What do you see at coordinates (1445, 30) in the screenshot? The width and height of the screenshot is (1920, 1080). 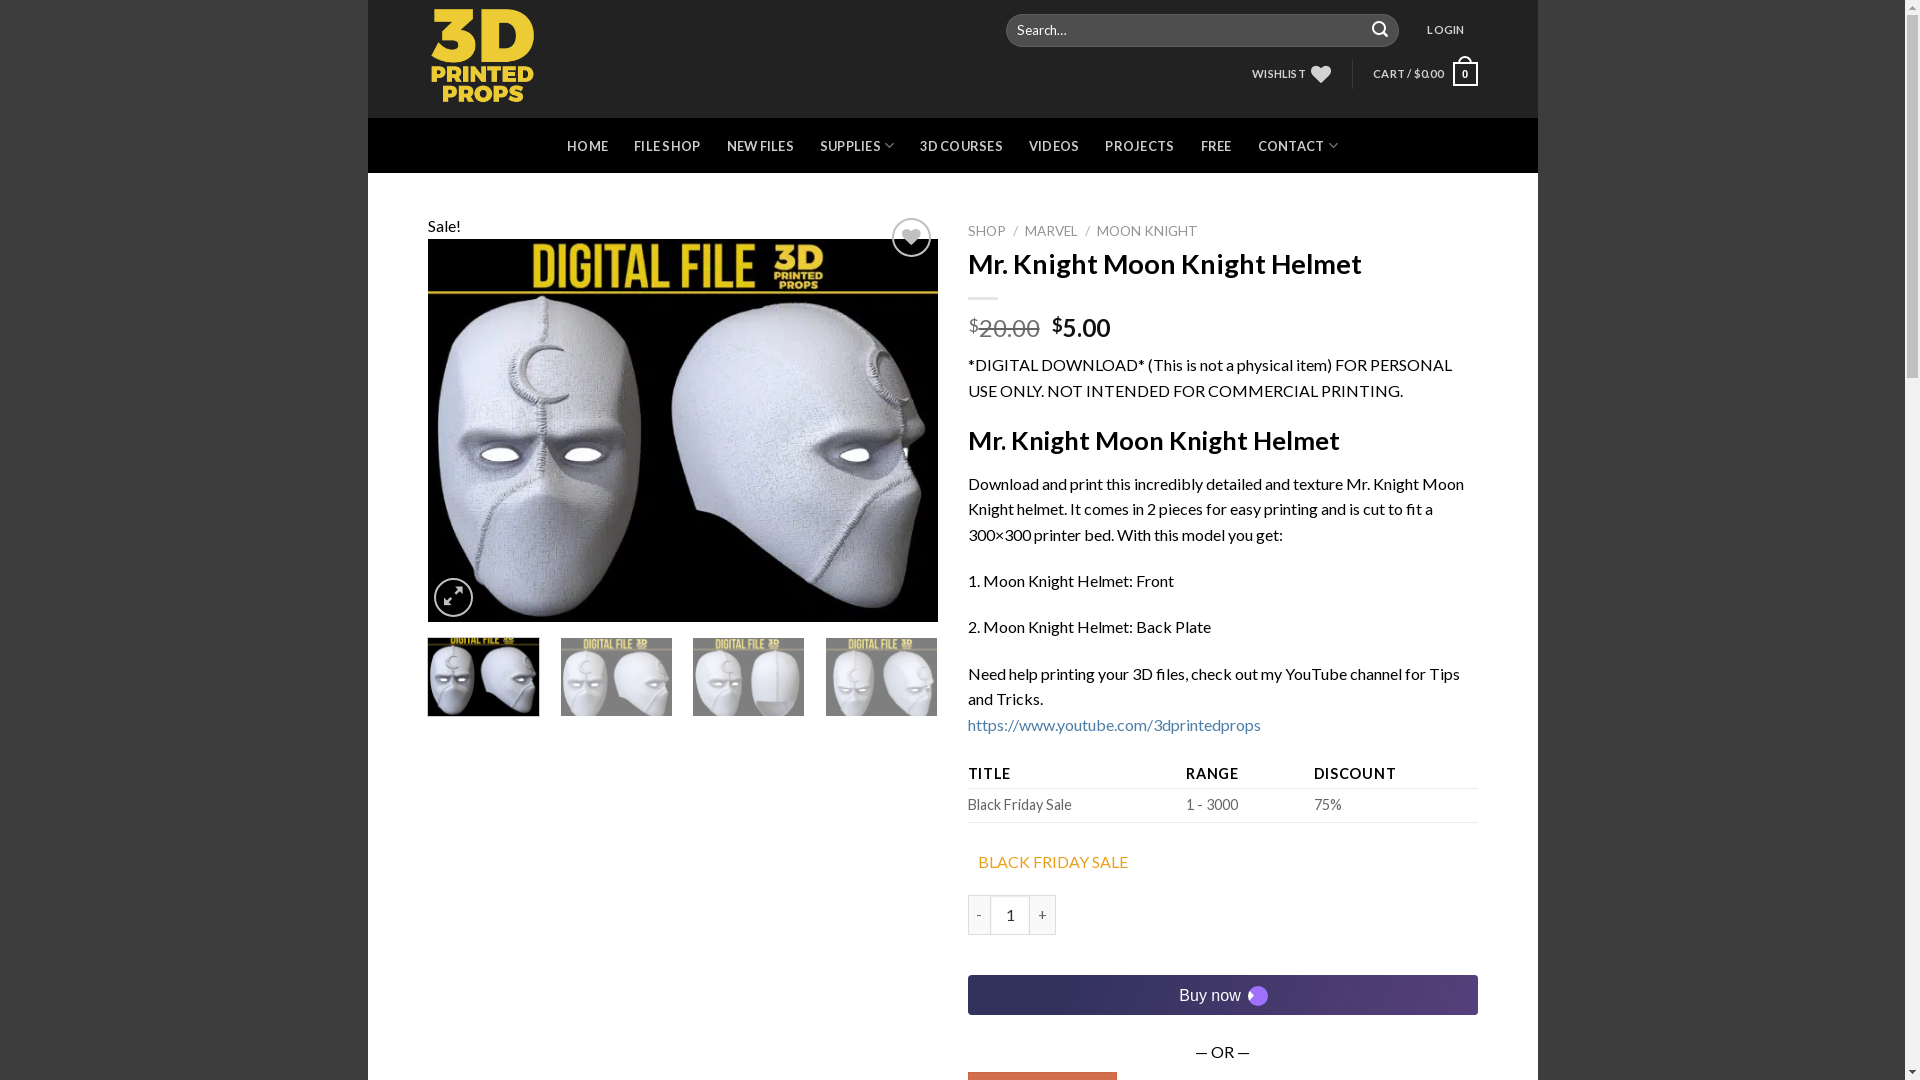 I see `'LOGIN'` at bounding box center [1445, 30].